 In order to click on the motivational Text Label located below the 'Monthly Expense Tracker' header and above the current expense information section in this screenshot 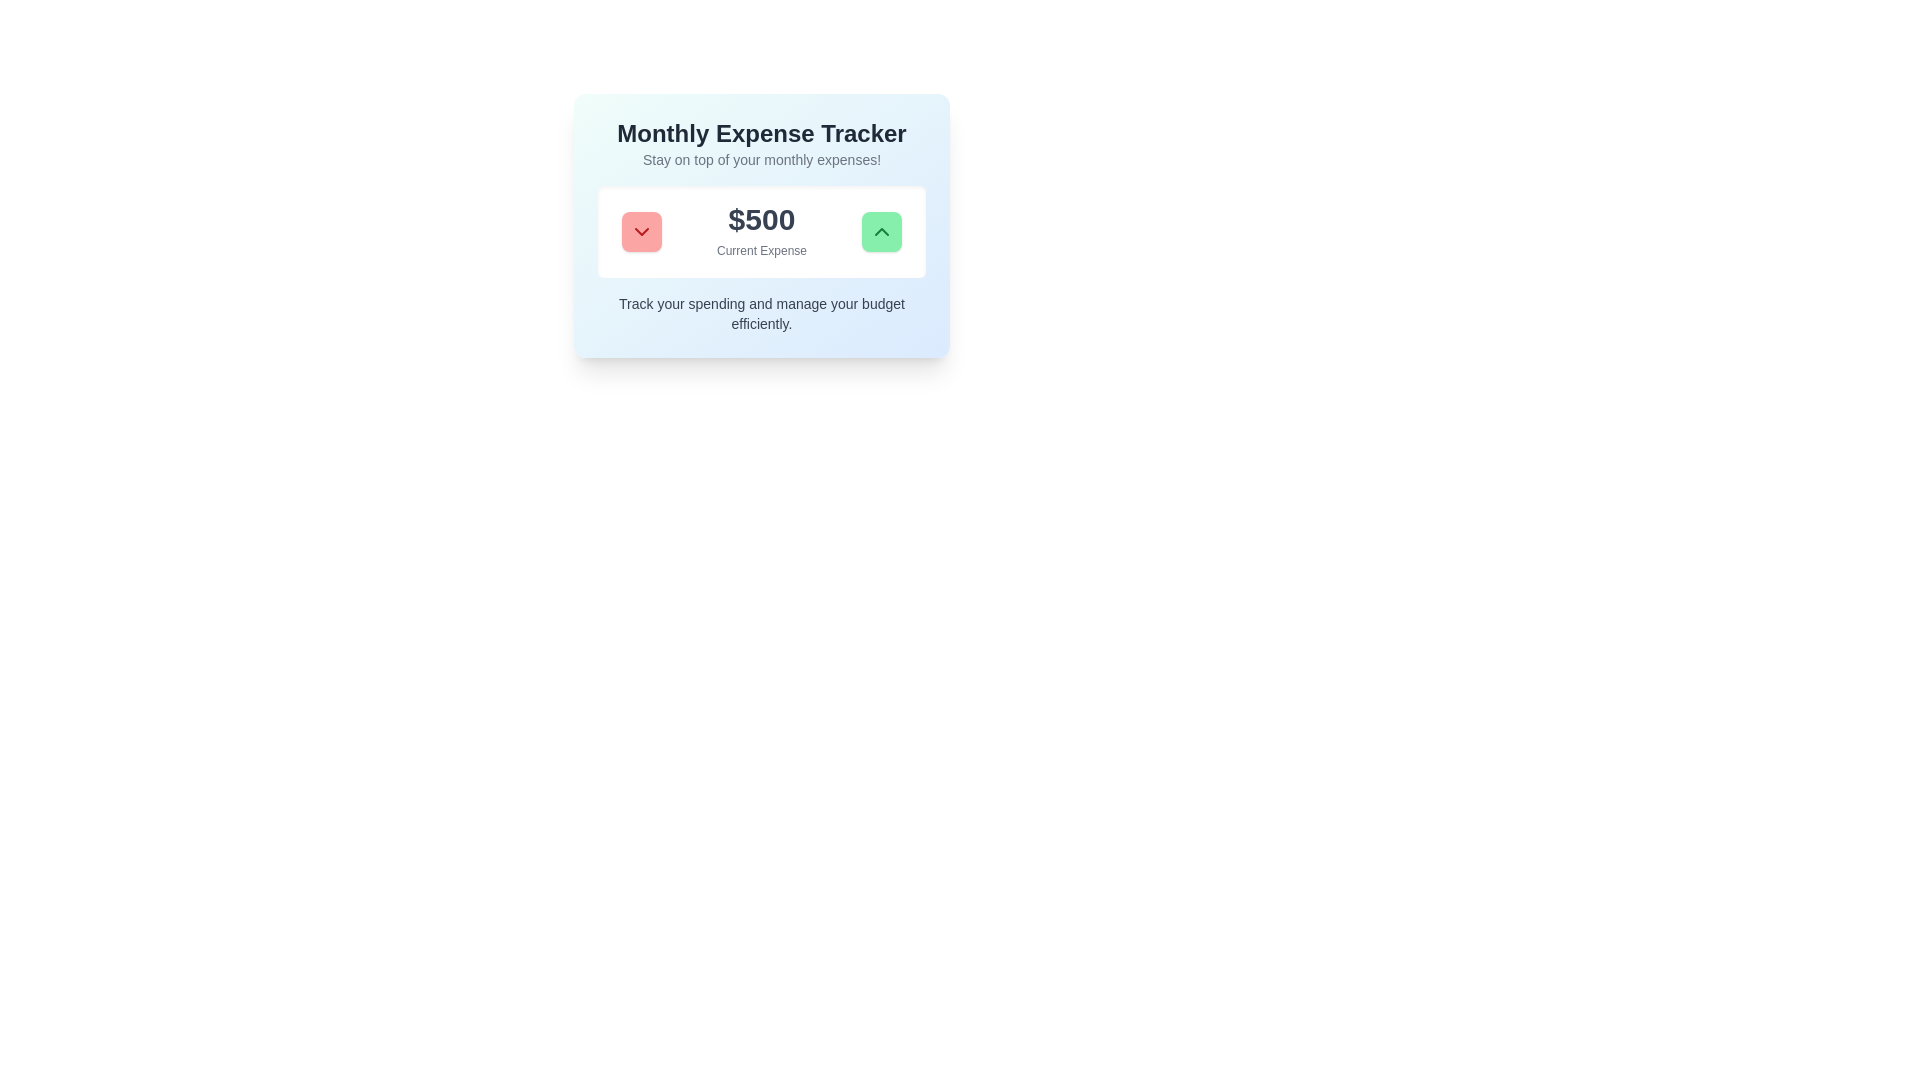, I will do `click(761, 158)`.